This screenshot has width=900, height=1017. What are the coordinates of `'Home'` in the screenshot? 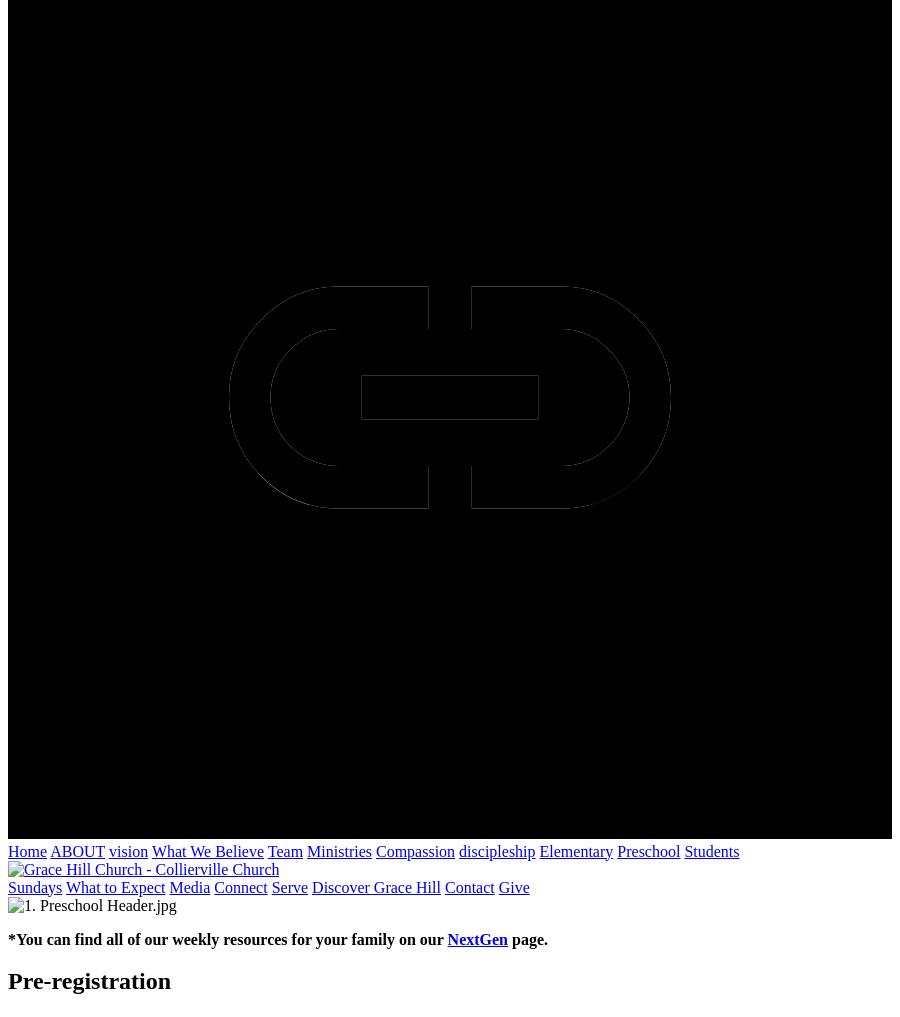 It's located at (7, 850).